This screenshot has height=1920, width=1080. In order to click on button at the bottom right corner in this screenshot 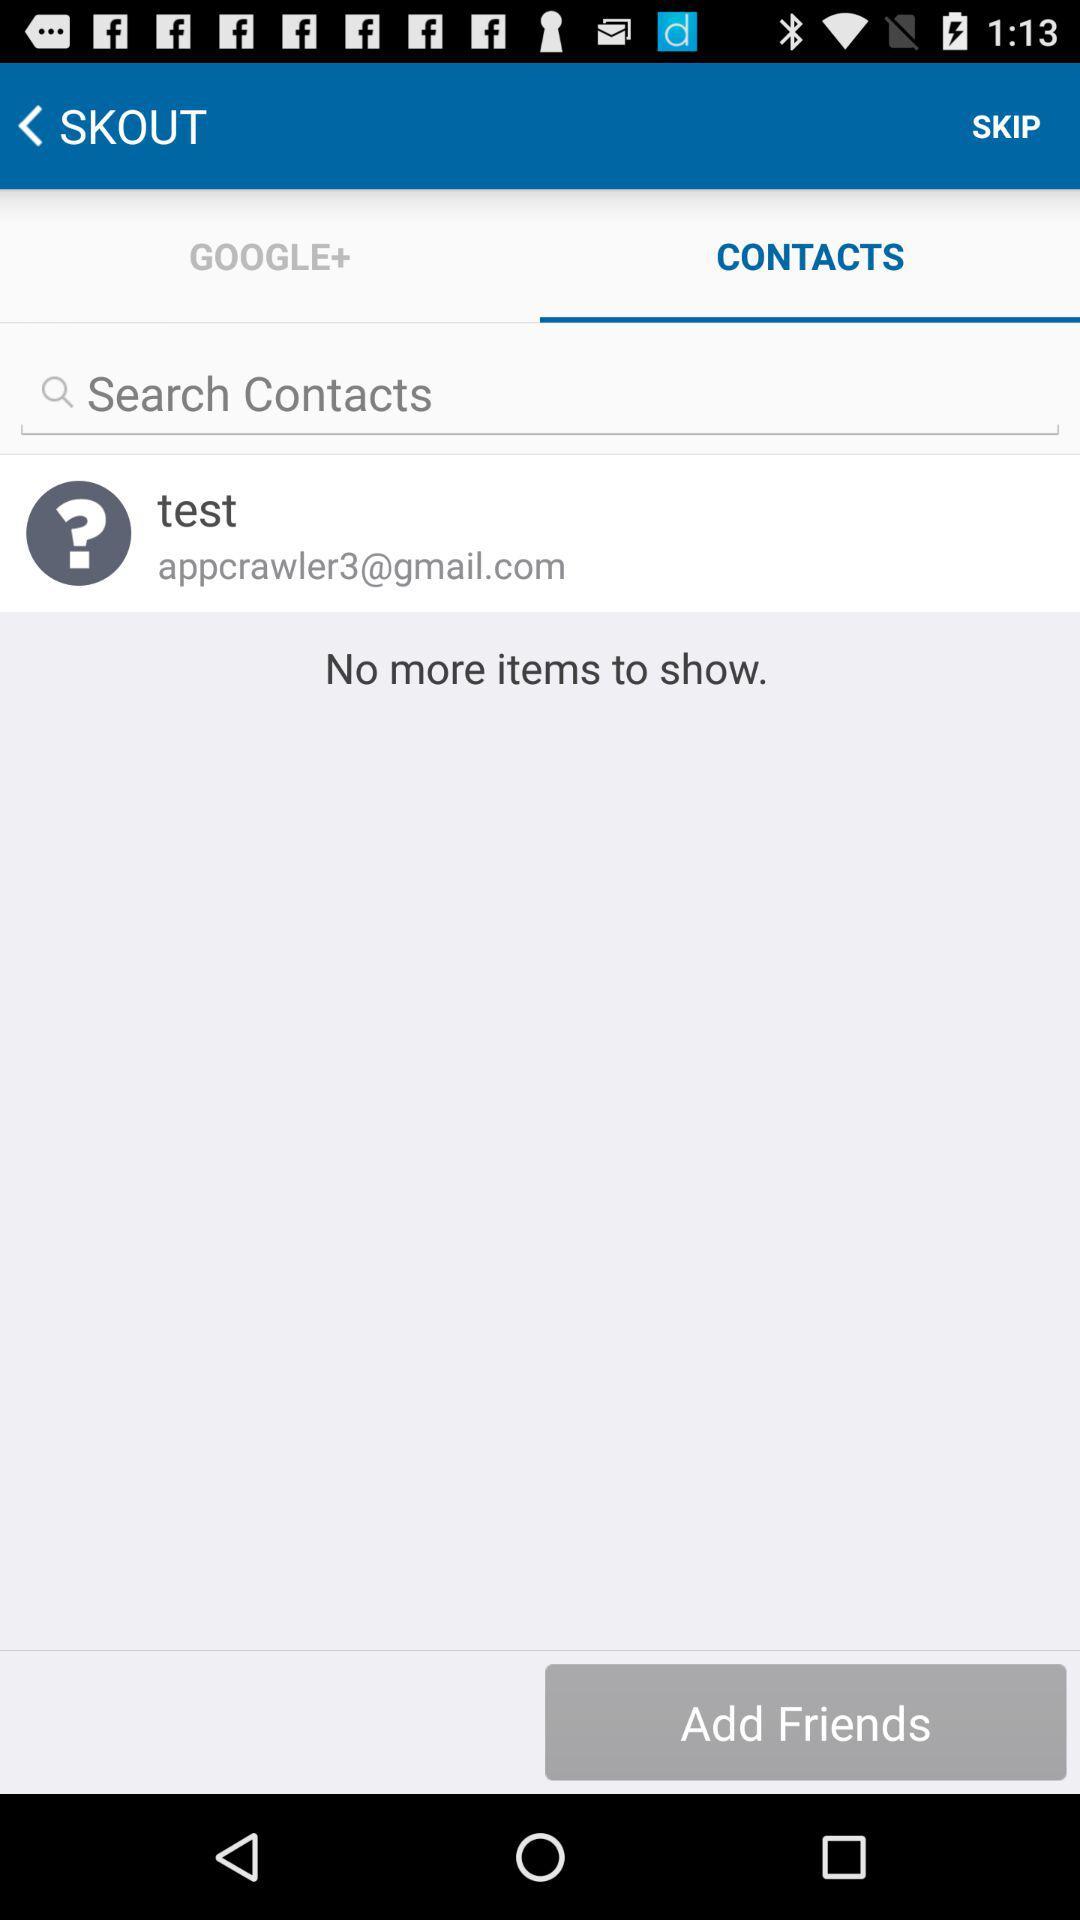, I will do `click(804, 1721)`.